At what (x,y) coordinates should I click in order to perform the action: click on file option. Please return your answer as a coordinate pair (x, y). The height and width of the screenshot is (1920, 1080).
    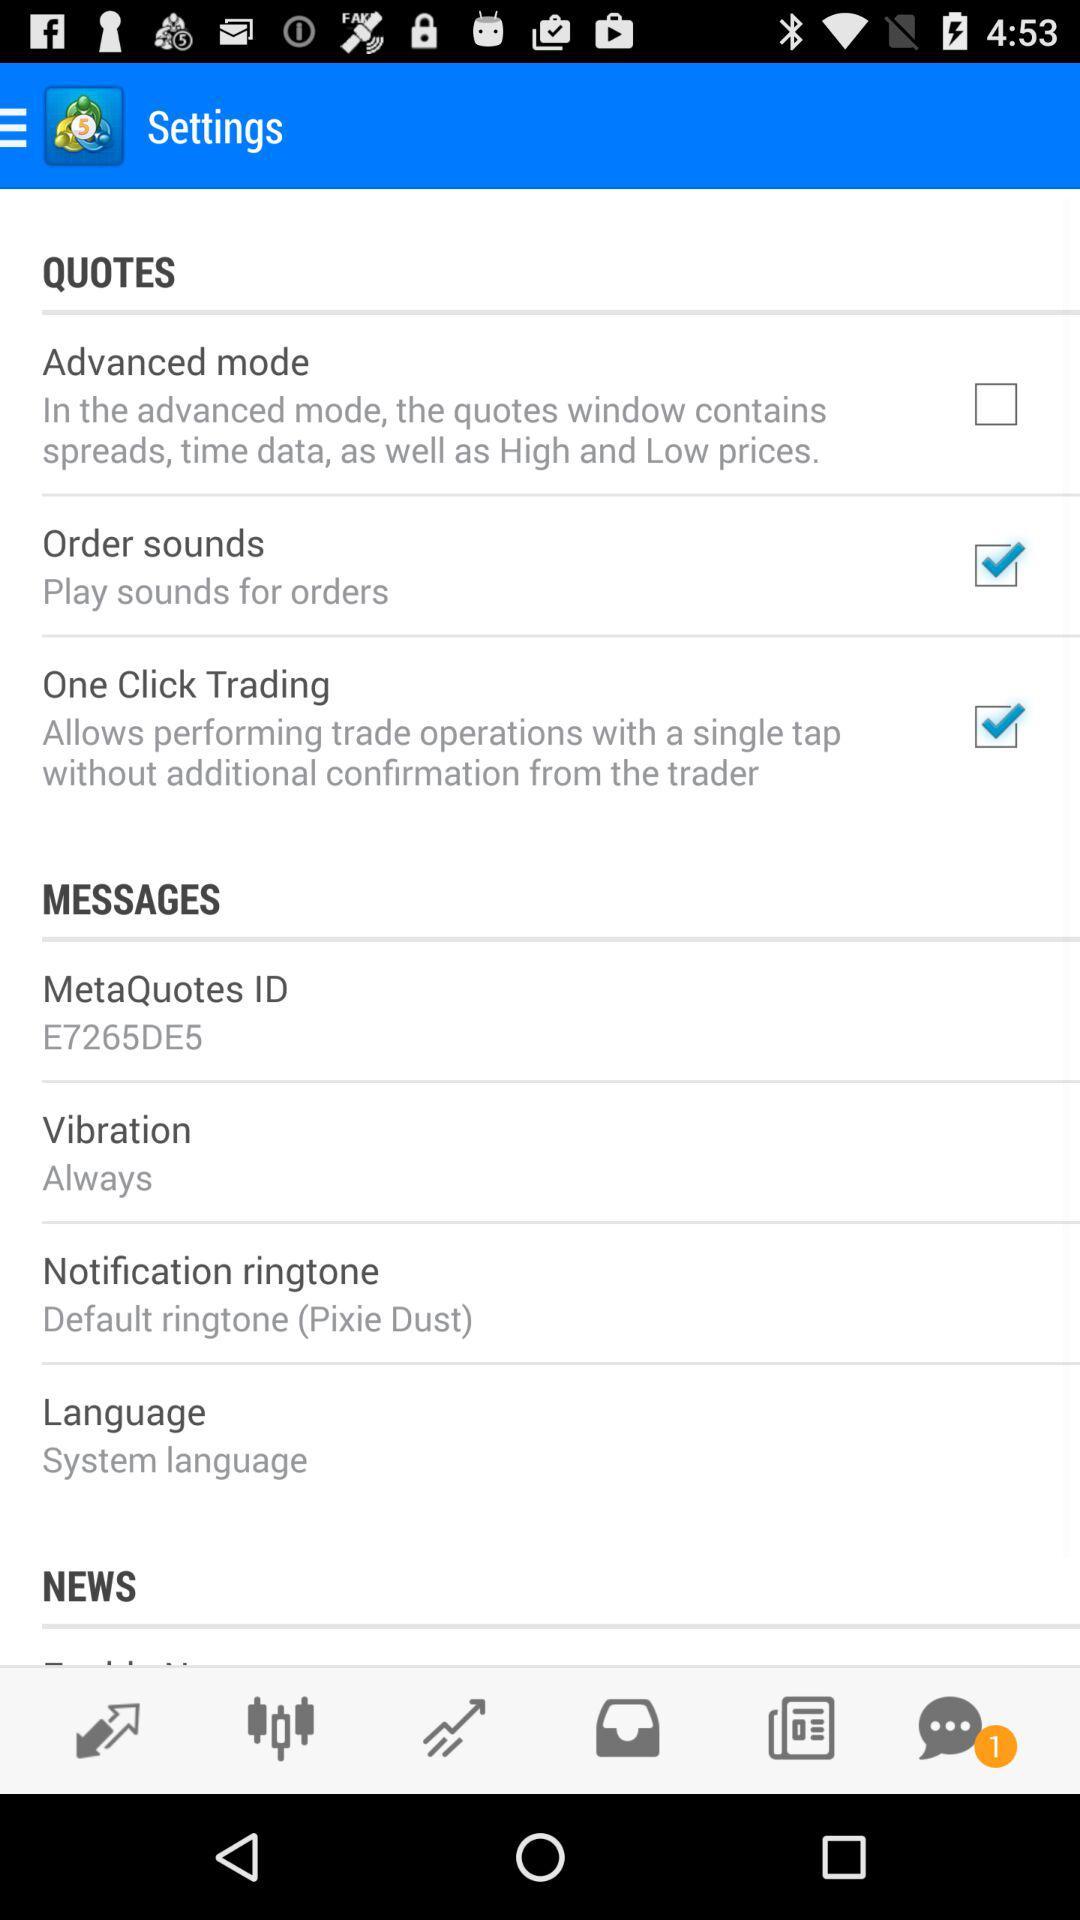
    Looking at the image, I should click on (626, 1727).